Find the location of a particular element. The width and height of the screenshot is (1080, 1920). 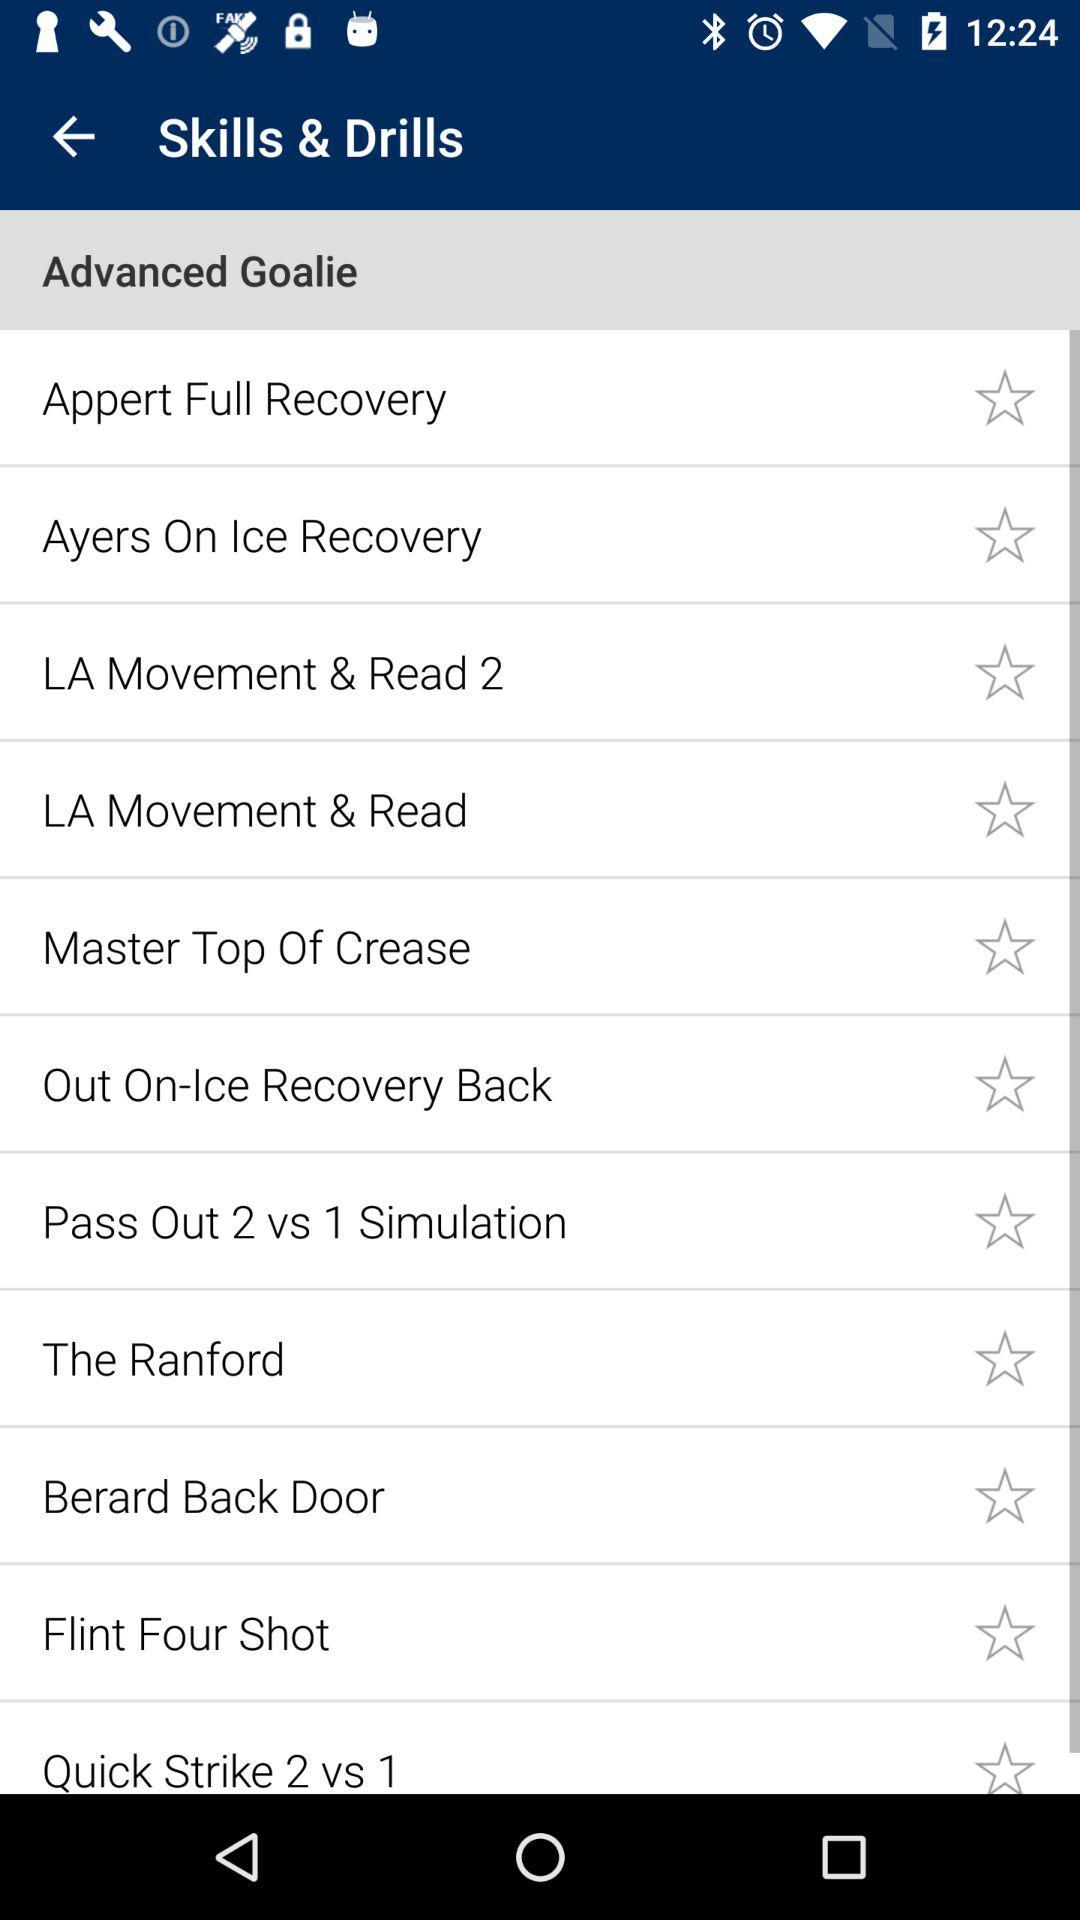

the icon below the appert full recovery is located at coordinates (495, 534).